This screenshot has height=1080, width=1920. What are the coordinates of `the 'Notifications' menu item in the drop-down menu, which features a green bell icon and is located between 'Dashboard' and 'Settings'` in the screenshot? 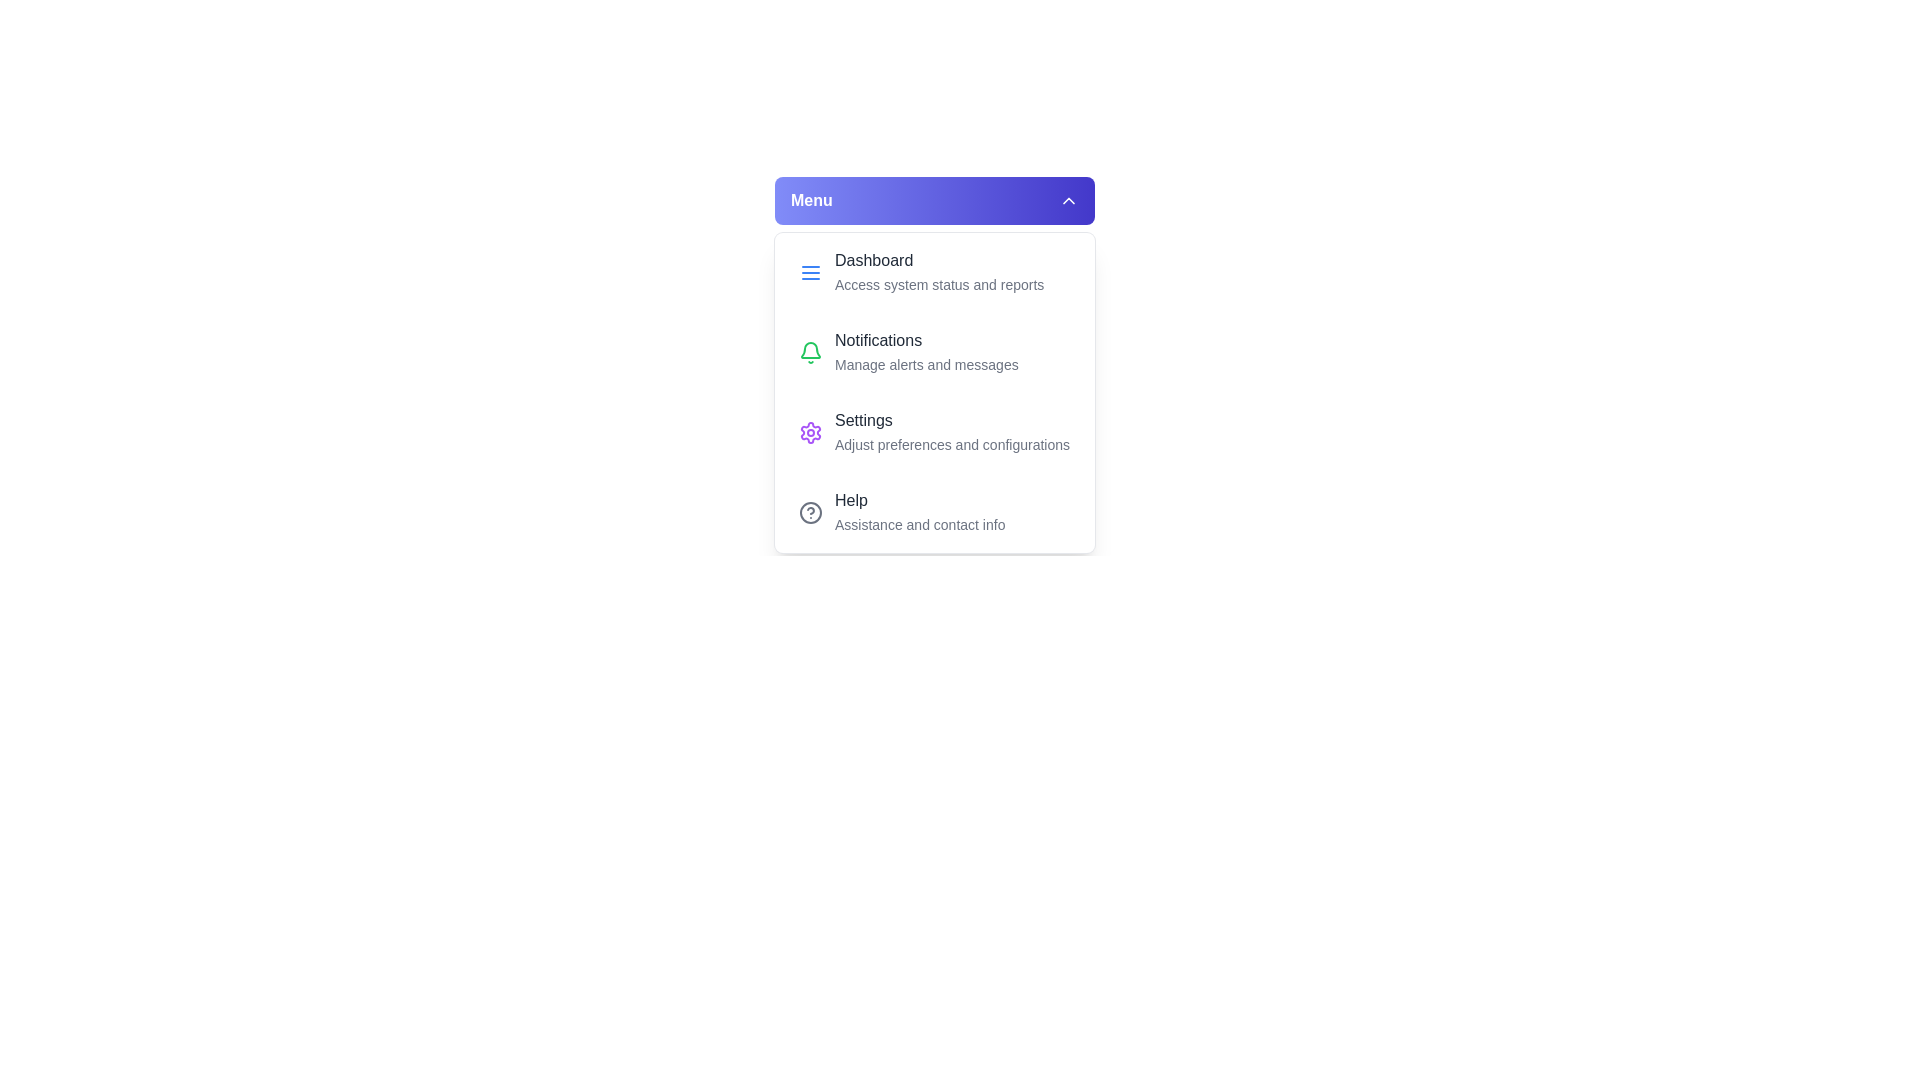 It's located at (934, 352).